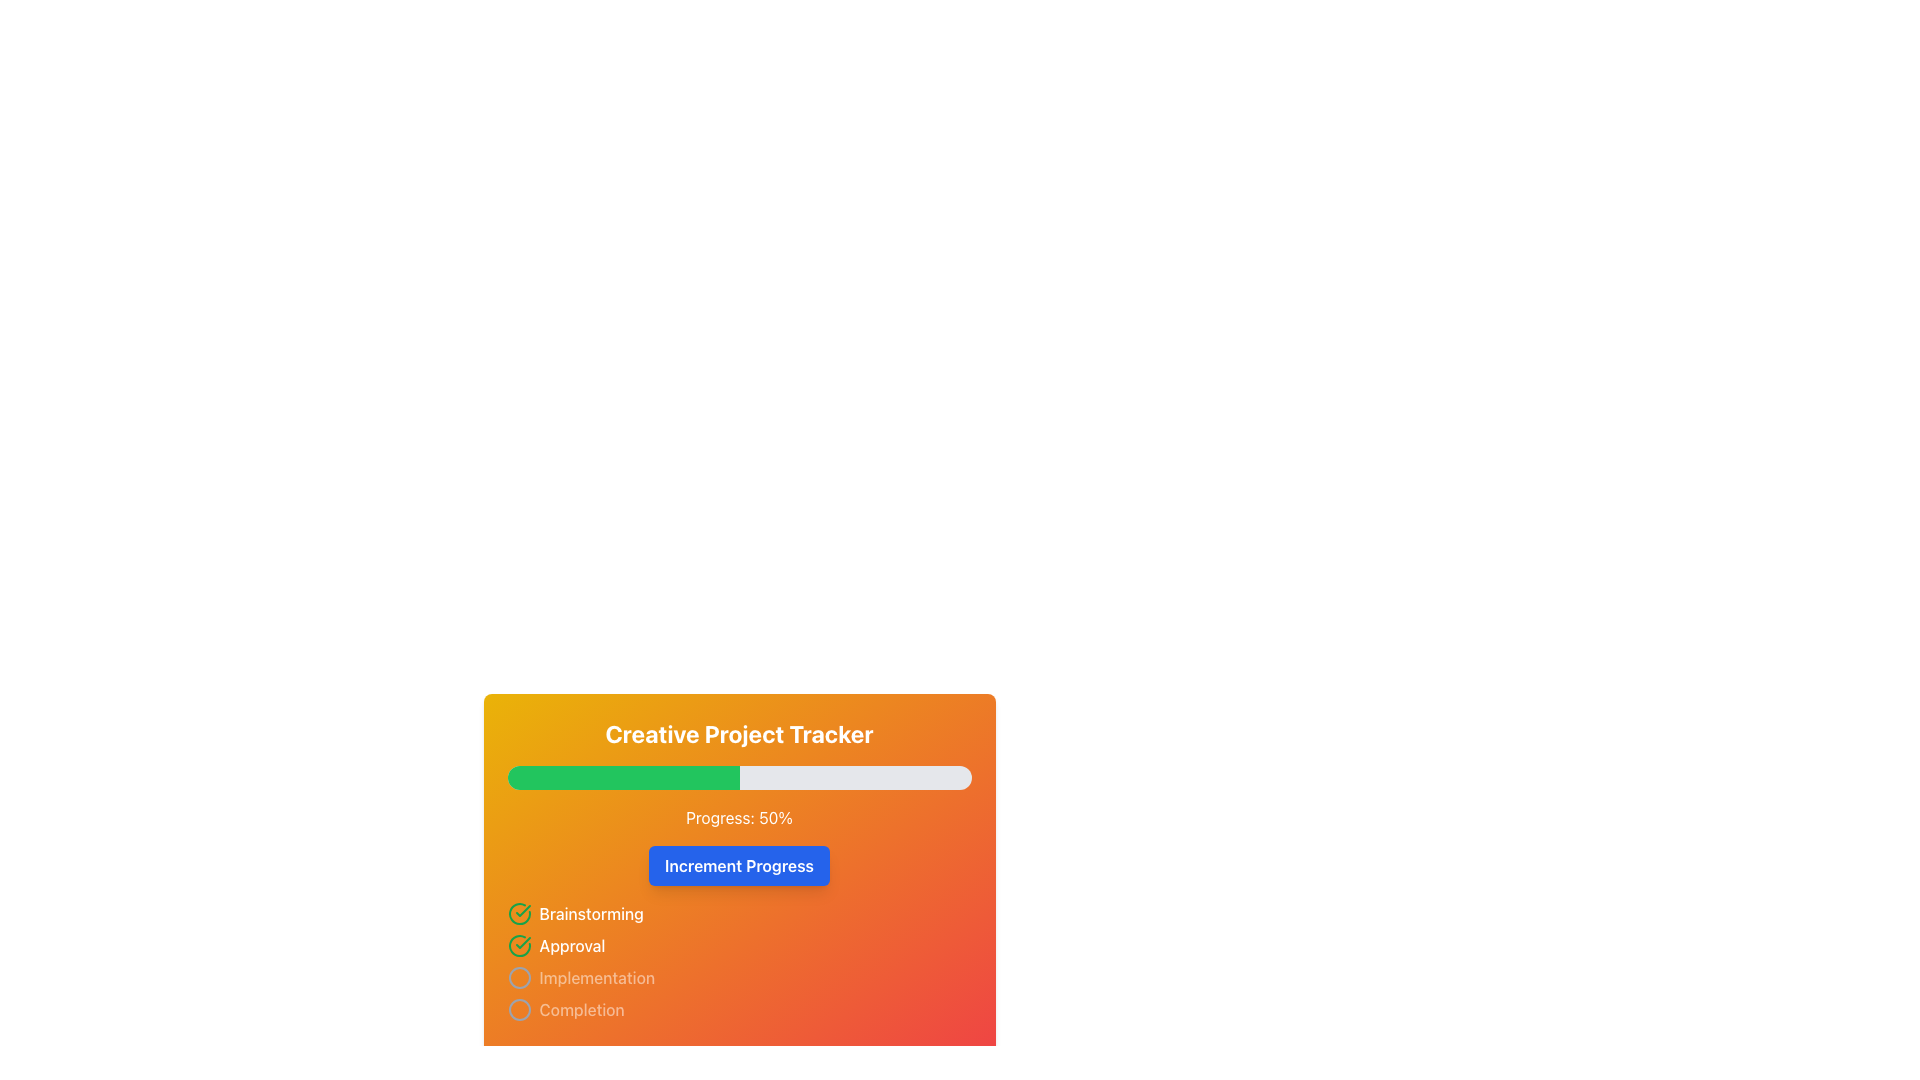 Image resolution: width=1920 pixels, height=1080 pixels. Describe the element at coordinates (738, 865) in the screenshot. I see `the 'Increment Progress' button with a blue background and white bold text` at that location.